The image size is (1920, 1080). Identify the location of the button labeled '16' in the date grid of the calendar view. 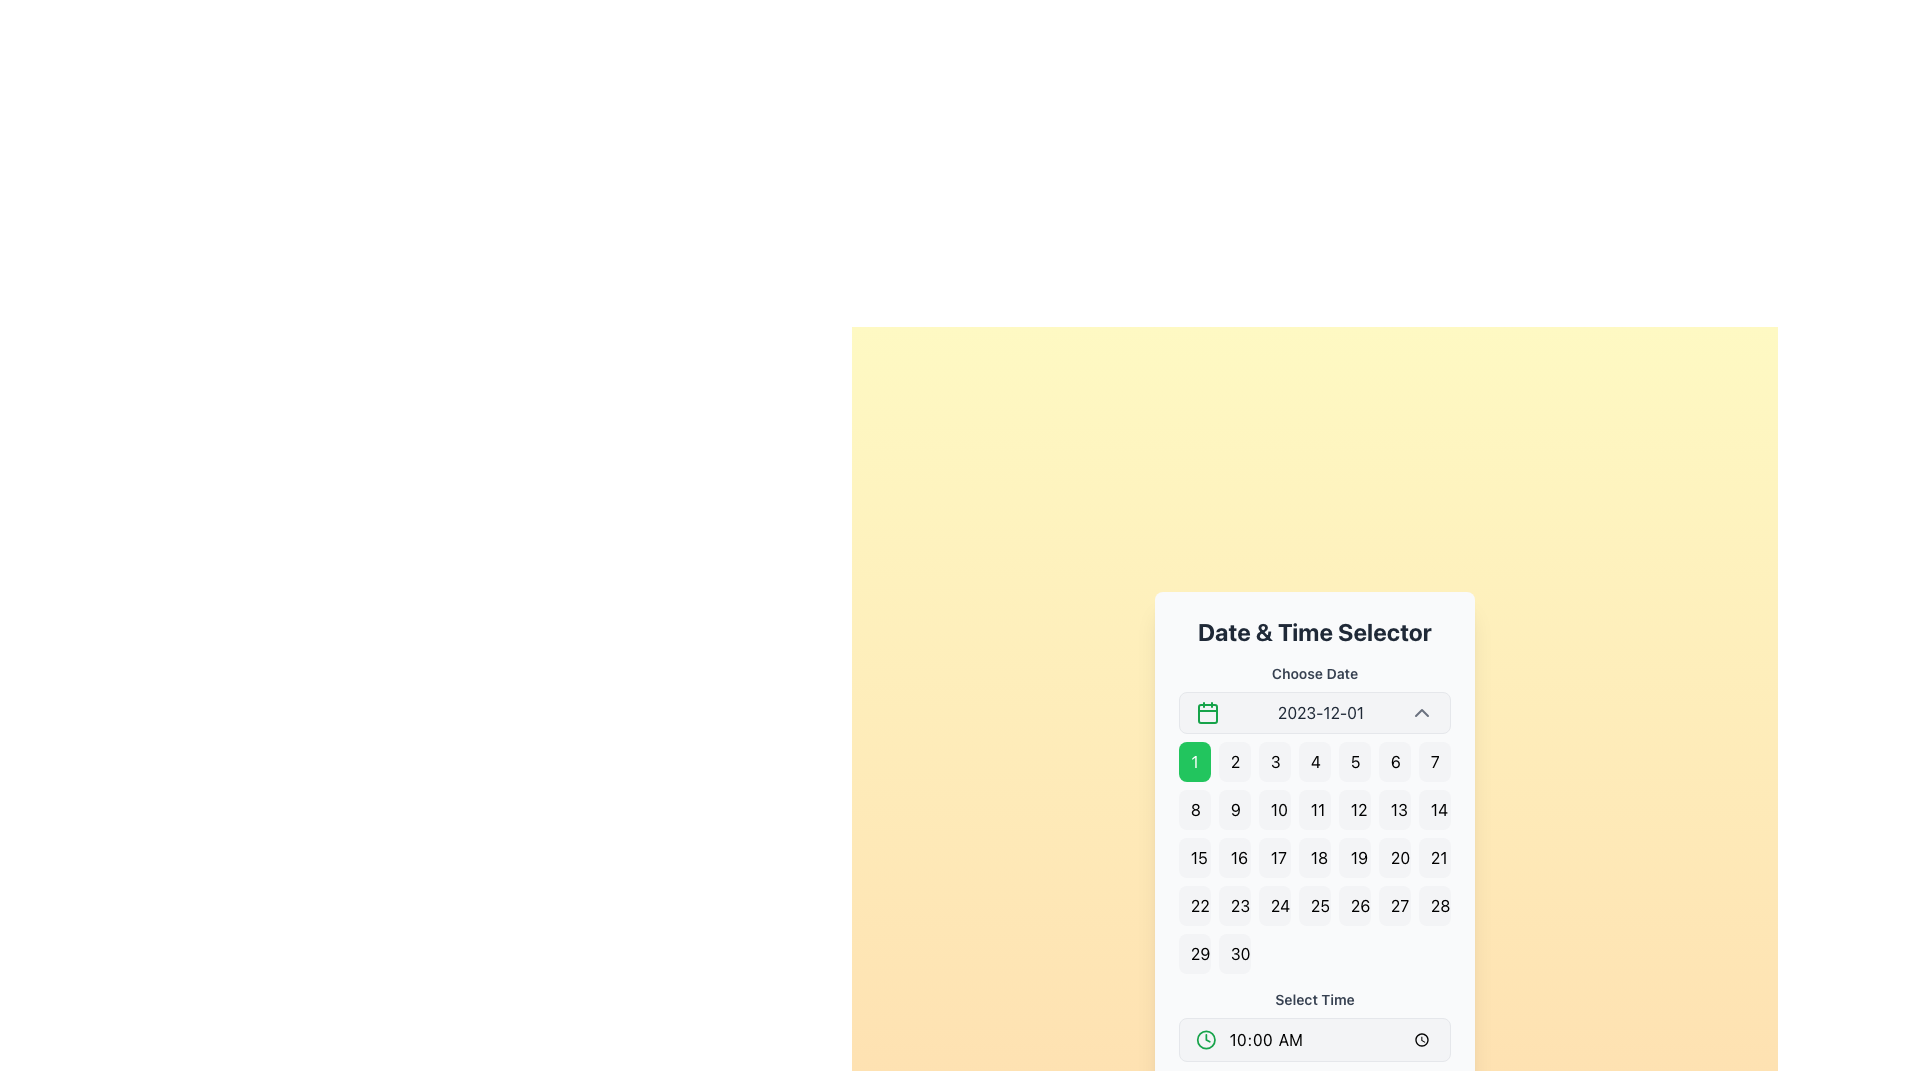
(1233, 856).